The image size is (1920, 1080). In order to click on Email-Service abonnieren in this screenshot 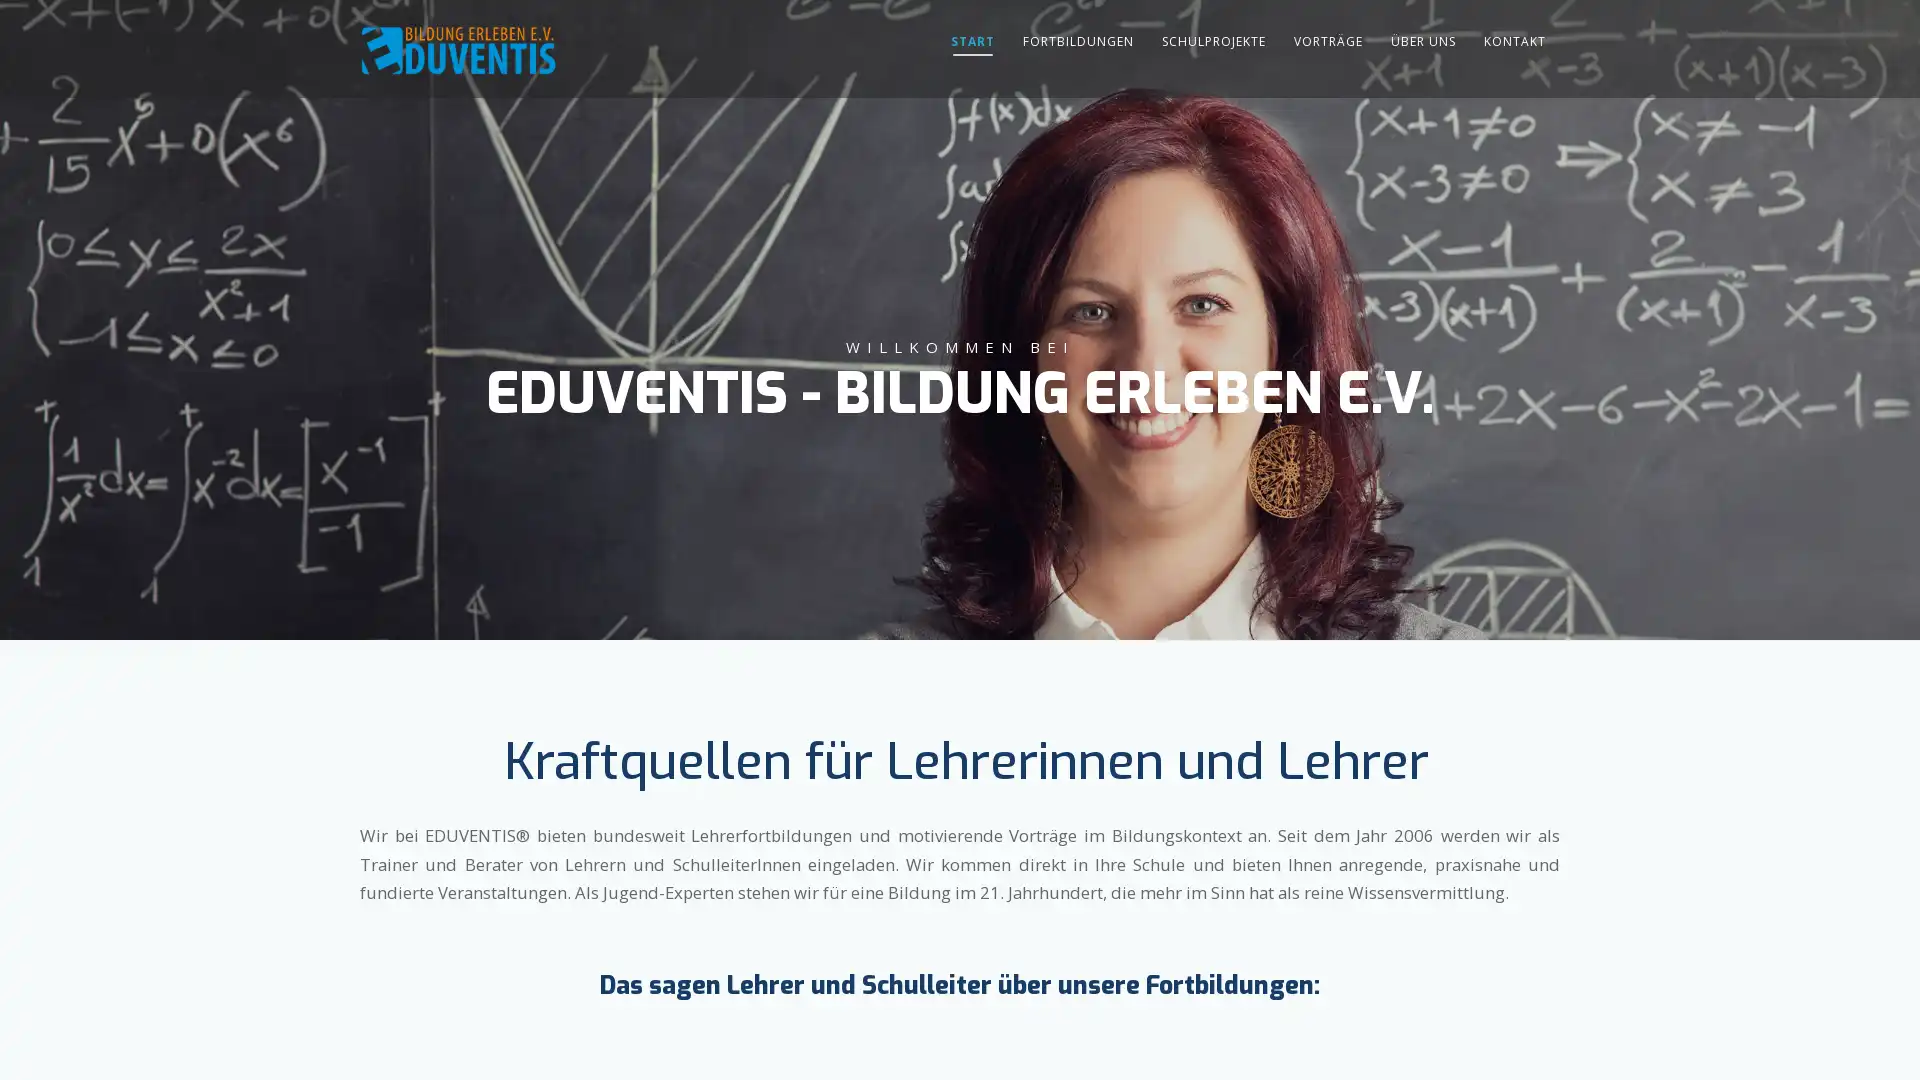, I will do `click(1300, 675)`.